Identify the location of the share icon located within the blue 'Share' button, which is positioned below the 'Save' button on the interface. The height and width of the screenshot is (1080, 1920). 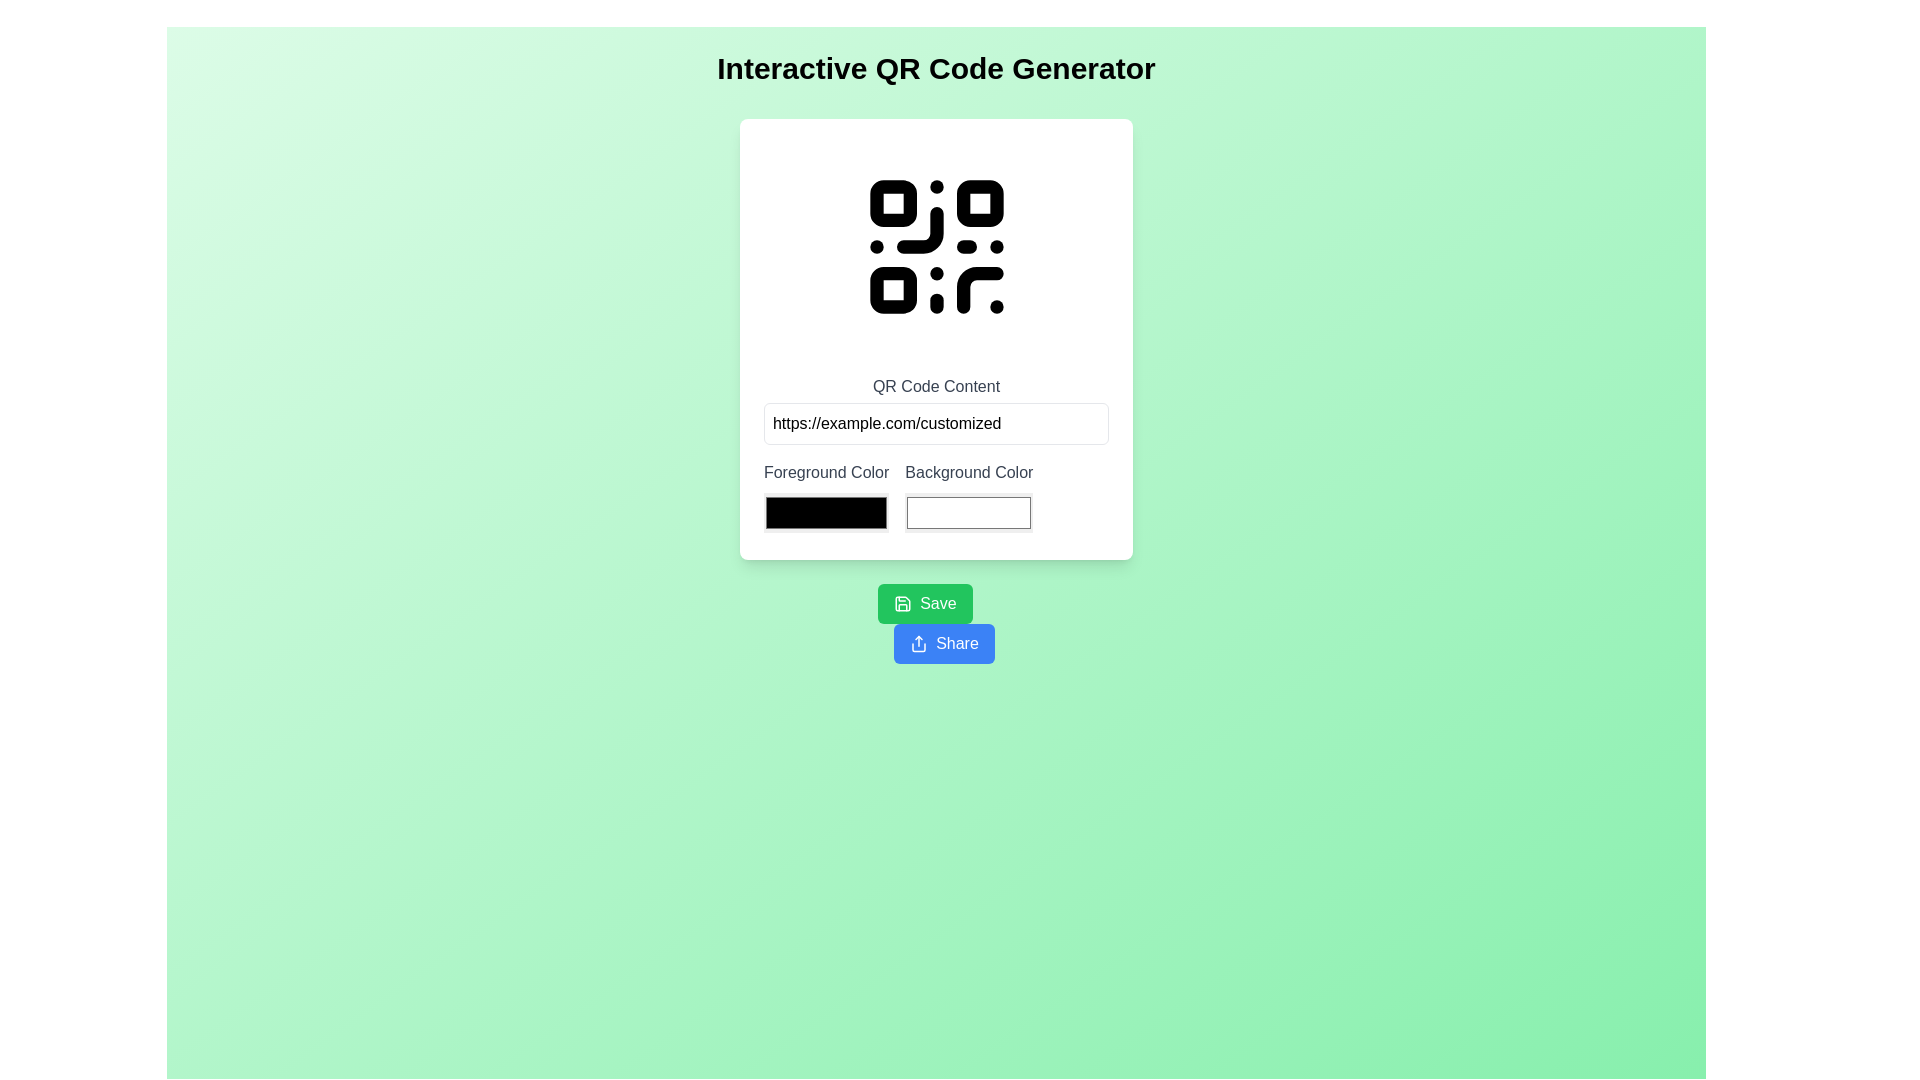
(918, 644).